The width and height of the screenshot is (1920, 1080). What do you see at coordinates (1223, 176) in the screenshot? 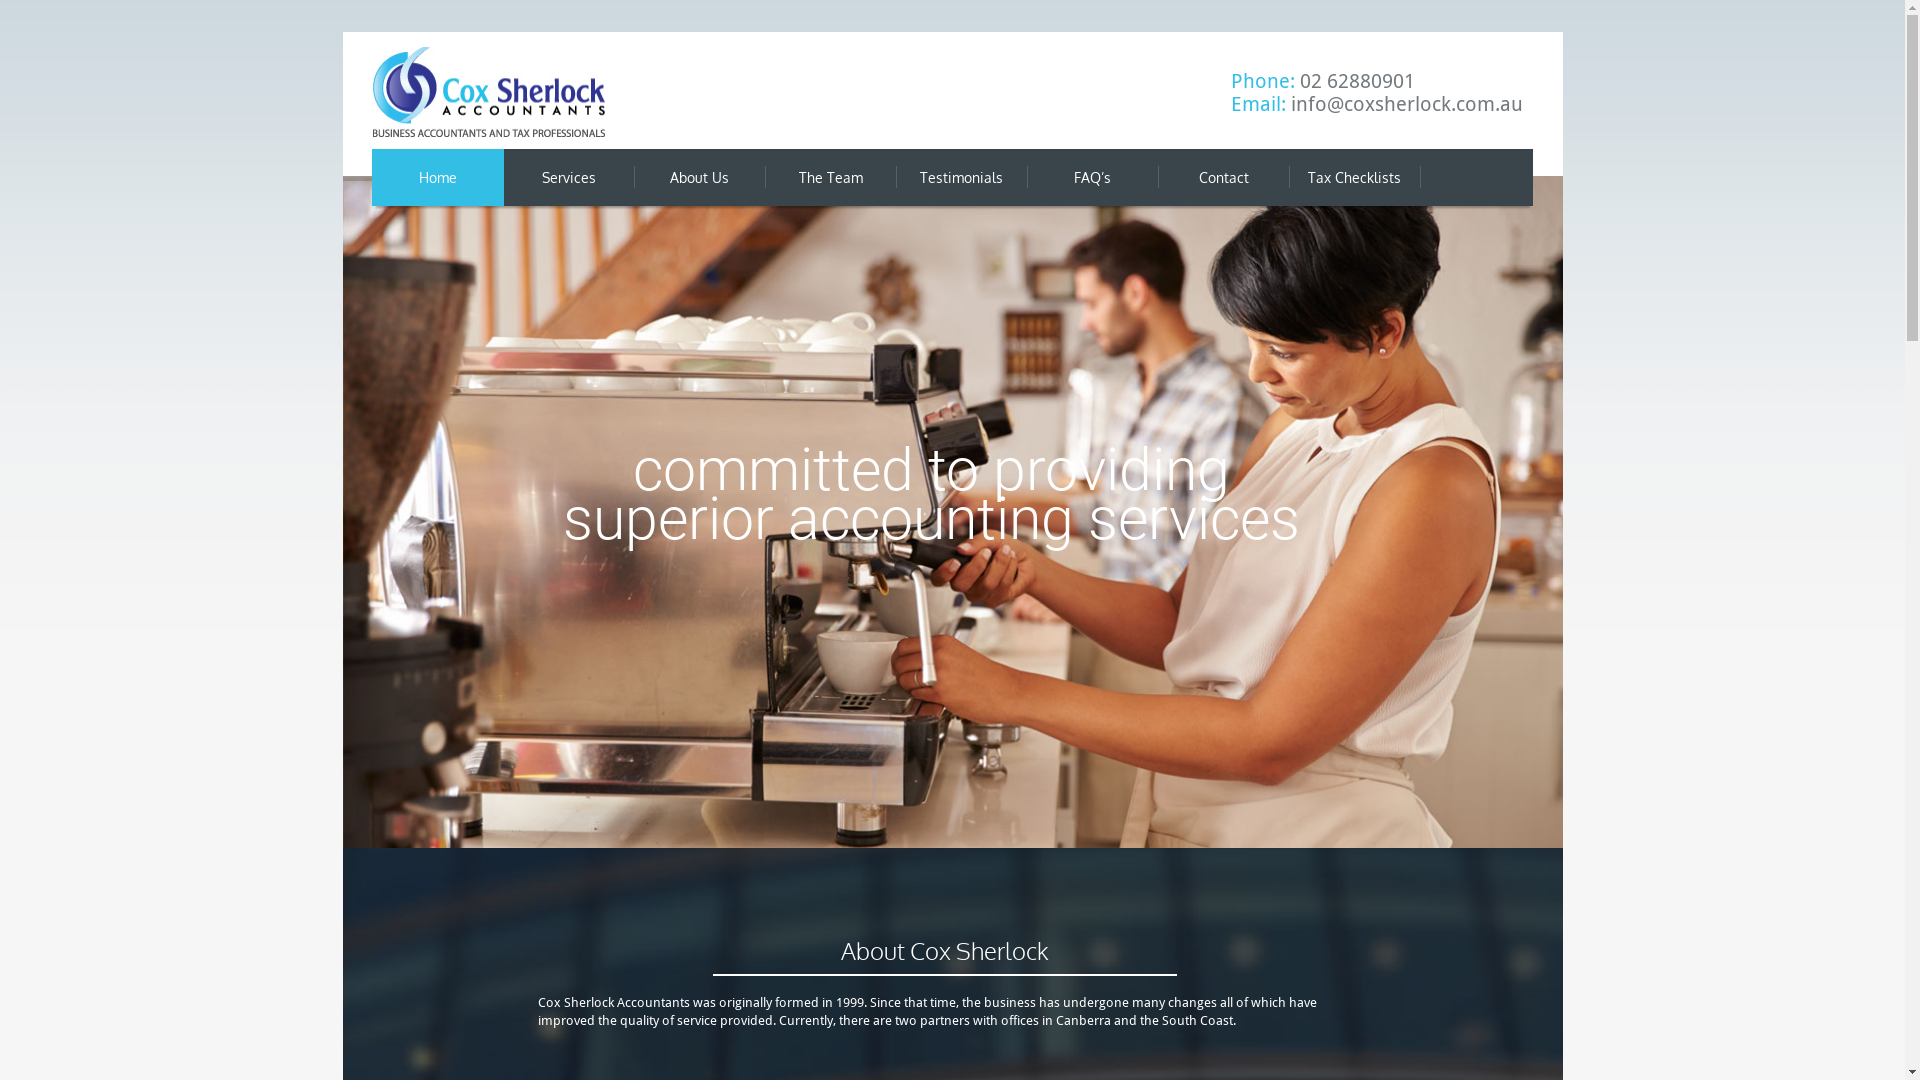
I see `'Contact'` at bounding box center [1223, 176].